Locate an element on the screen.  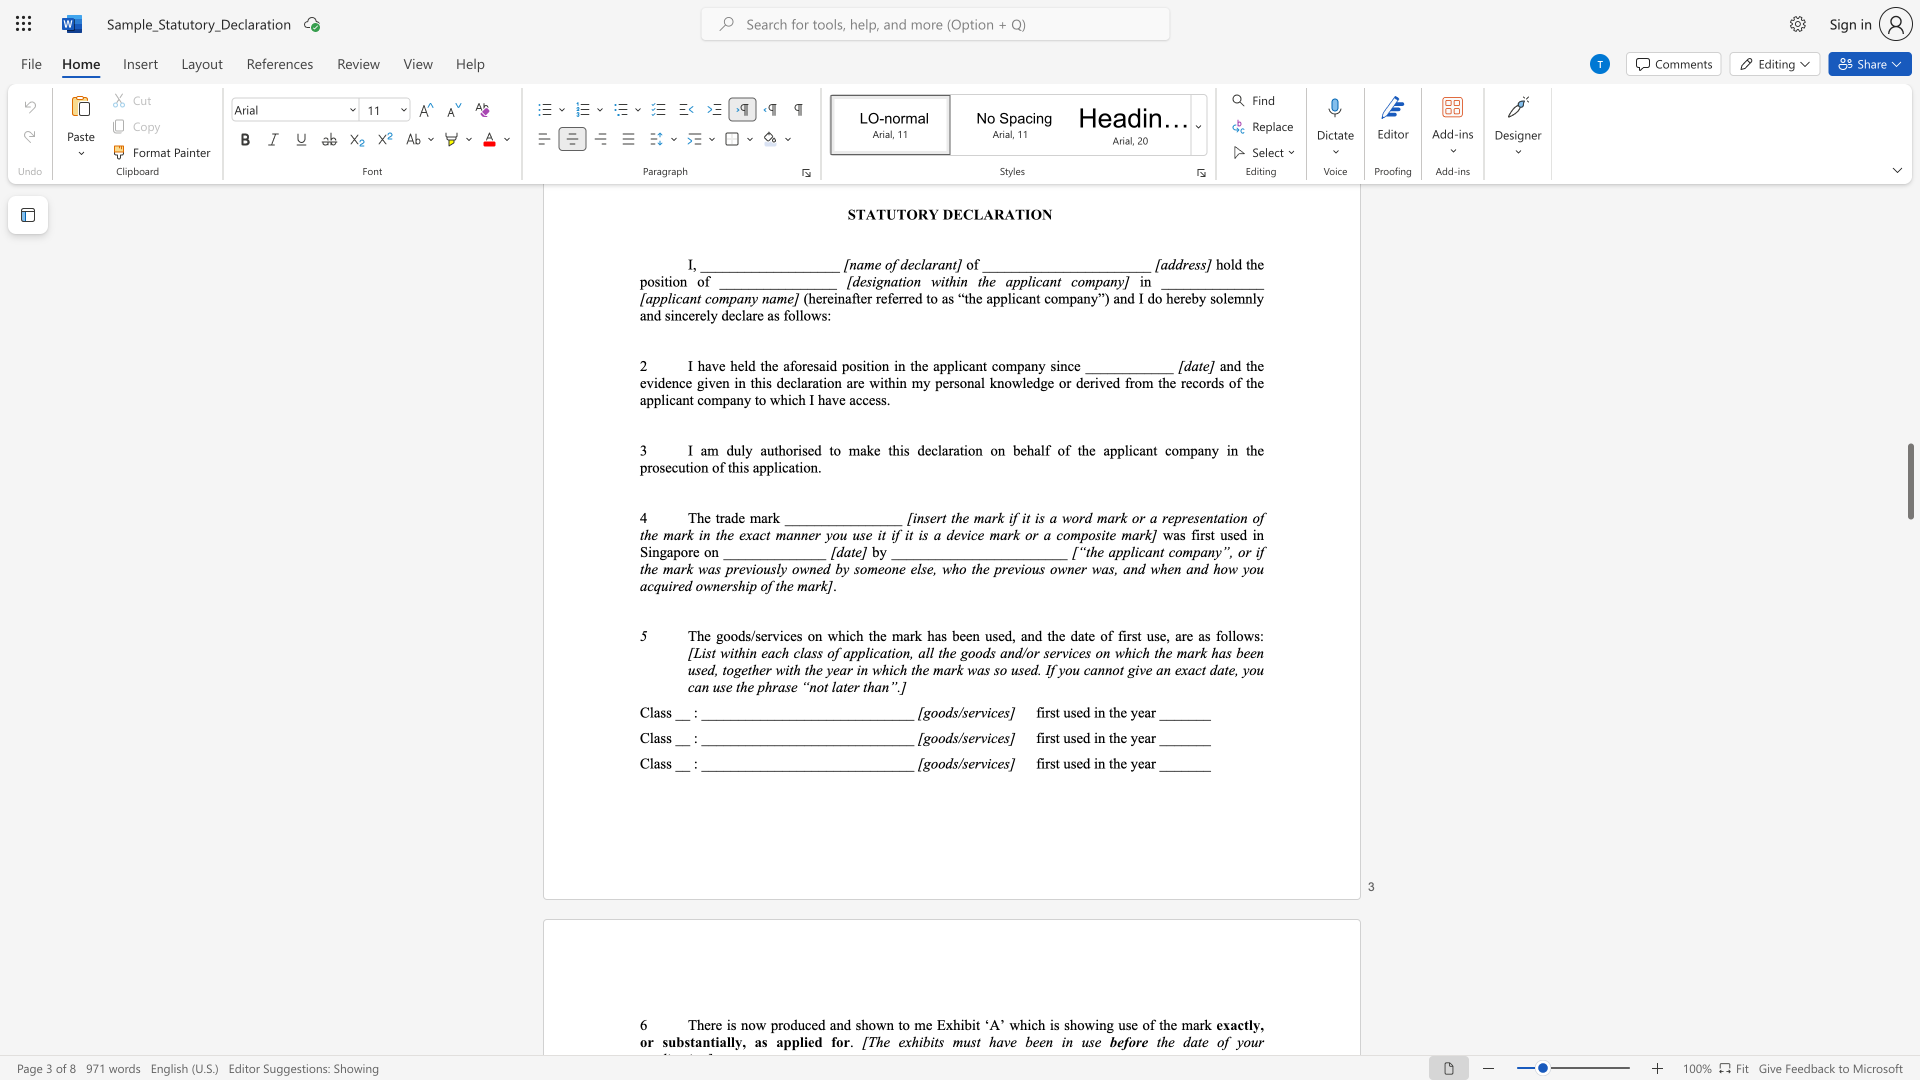
the scrollbar to move the page upward is located at coordinates (1909, 370).